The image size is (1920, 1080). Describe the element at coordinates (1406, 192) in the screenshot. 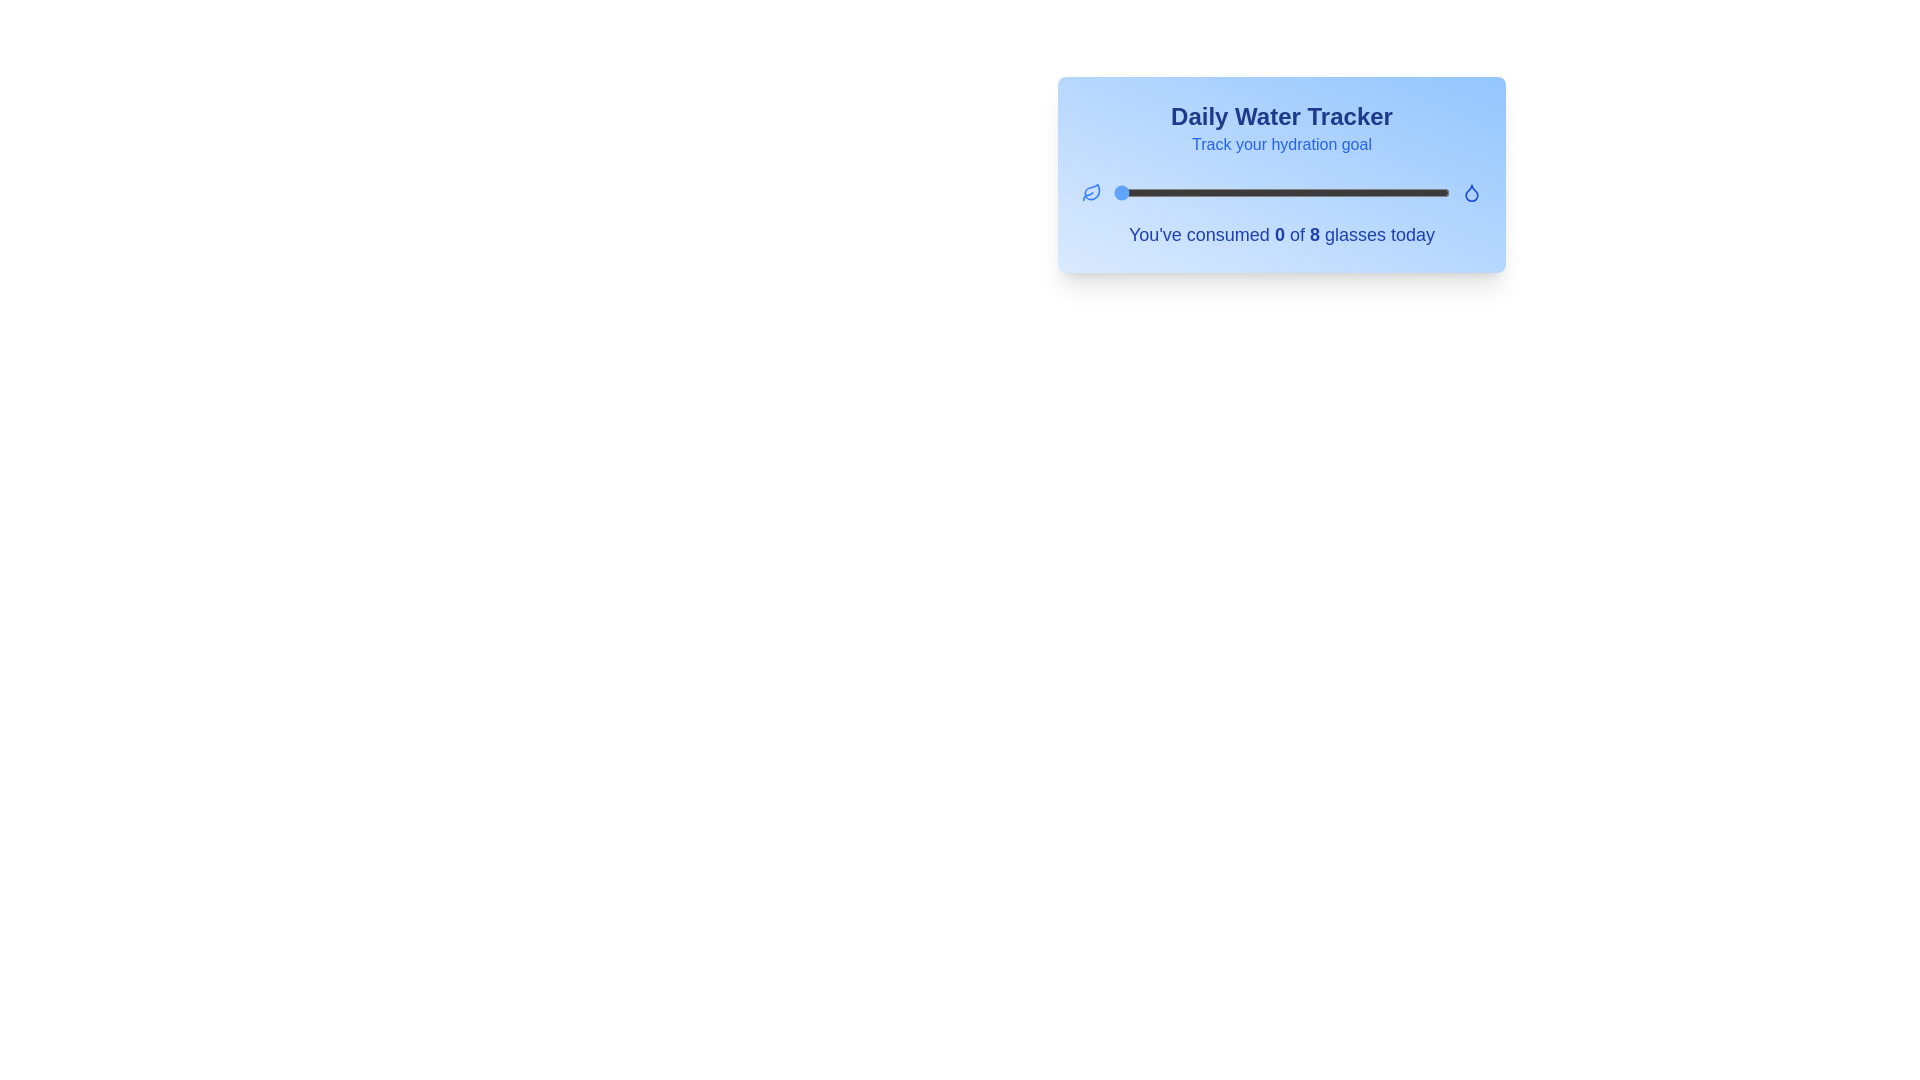

I see `the water intake slider to set the water consumption to 7 glasses` at that location.